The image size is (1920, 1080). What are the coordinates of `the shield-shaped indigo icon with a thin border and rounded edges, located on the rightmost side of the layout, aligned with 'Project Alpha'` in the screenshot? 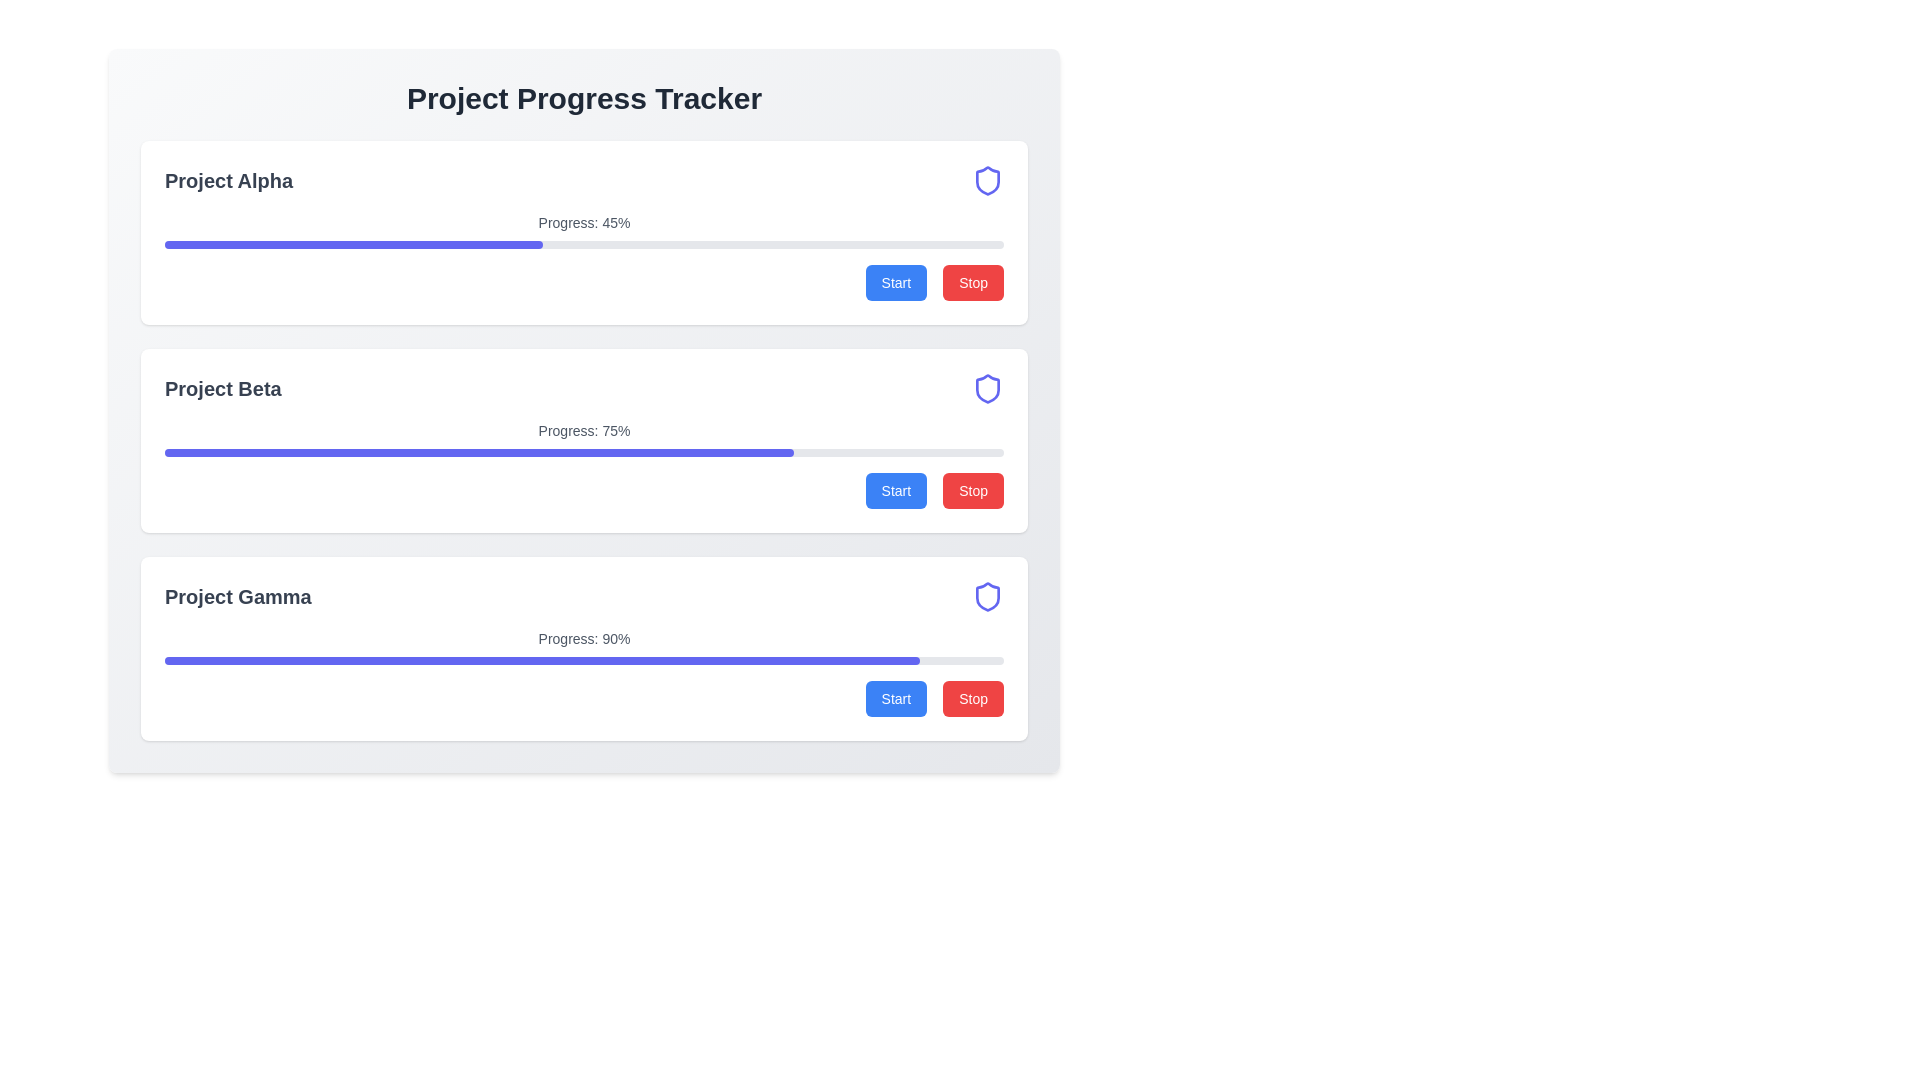 It's located at (988, 181).